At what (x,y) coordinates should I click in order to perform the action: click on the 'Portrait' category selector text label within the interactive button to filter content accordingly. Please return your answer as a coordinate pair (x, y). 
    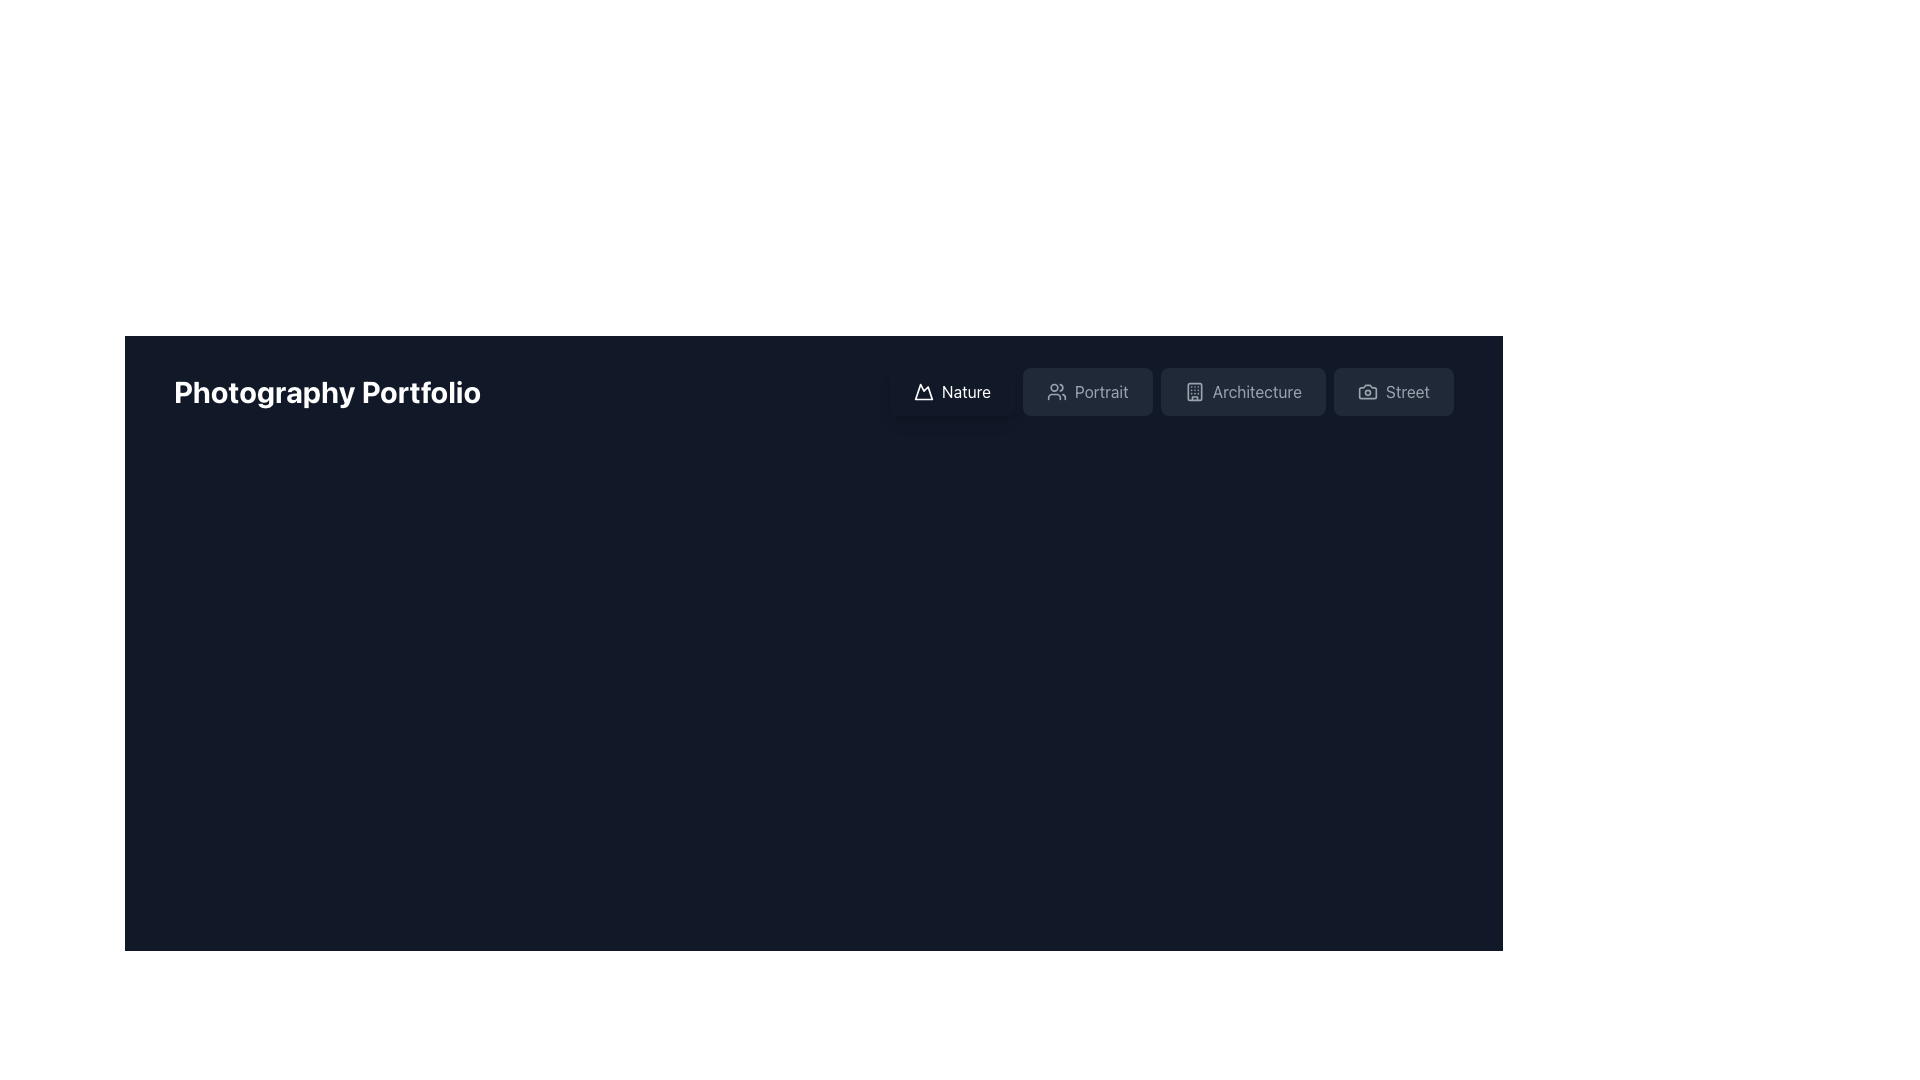
    Looking at the image, I should click on (1100, 392).